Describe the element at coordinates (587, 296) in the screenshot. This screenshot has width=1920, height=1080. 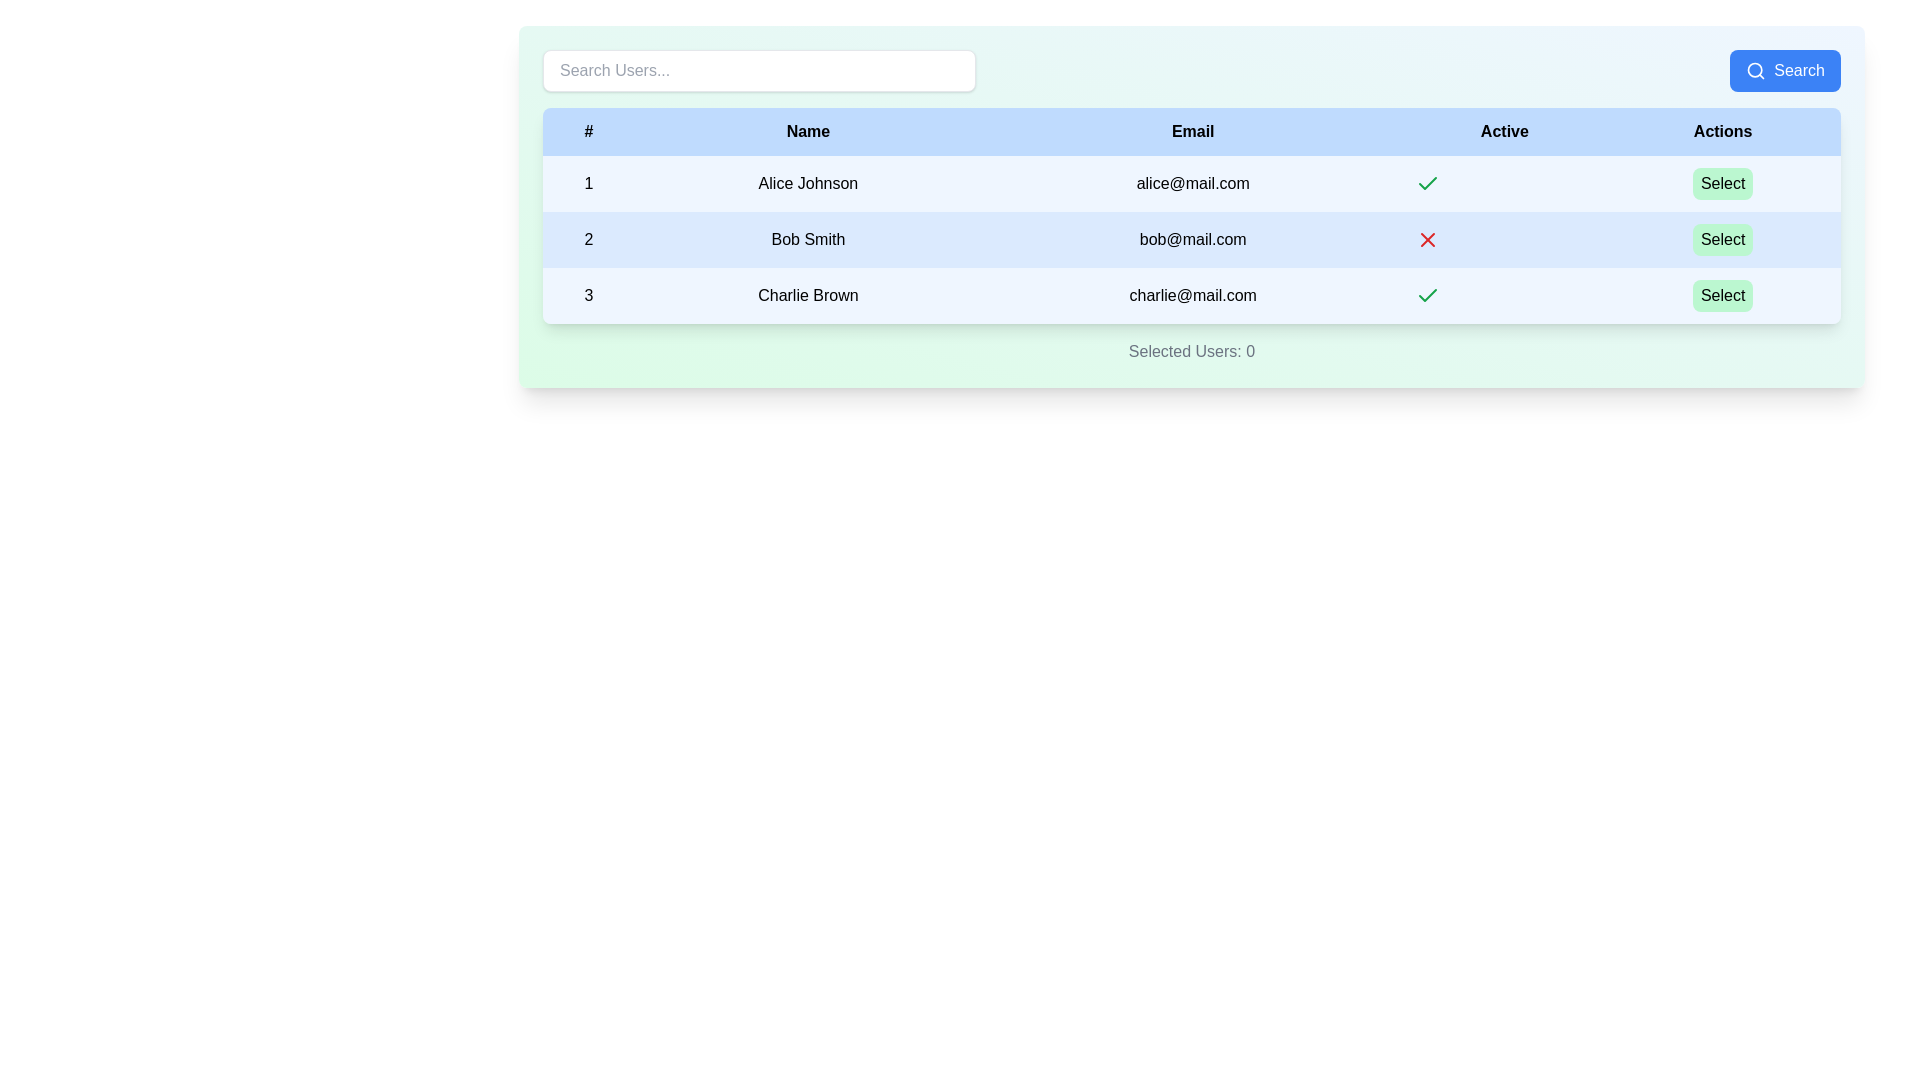
I see `the numerical value '3' in the leftmost column of the table row for user 'Charlie Brown' with the email 'charlie@mail.com', located in the third row of the table with a light blue background` at that location.